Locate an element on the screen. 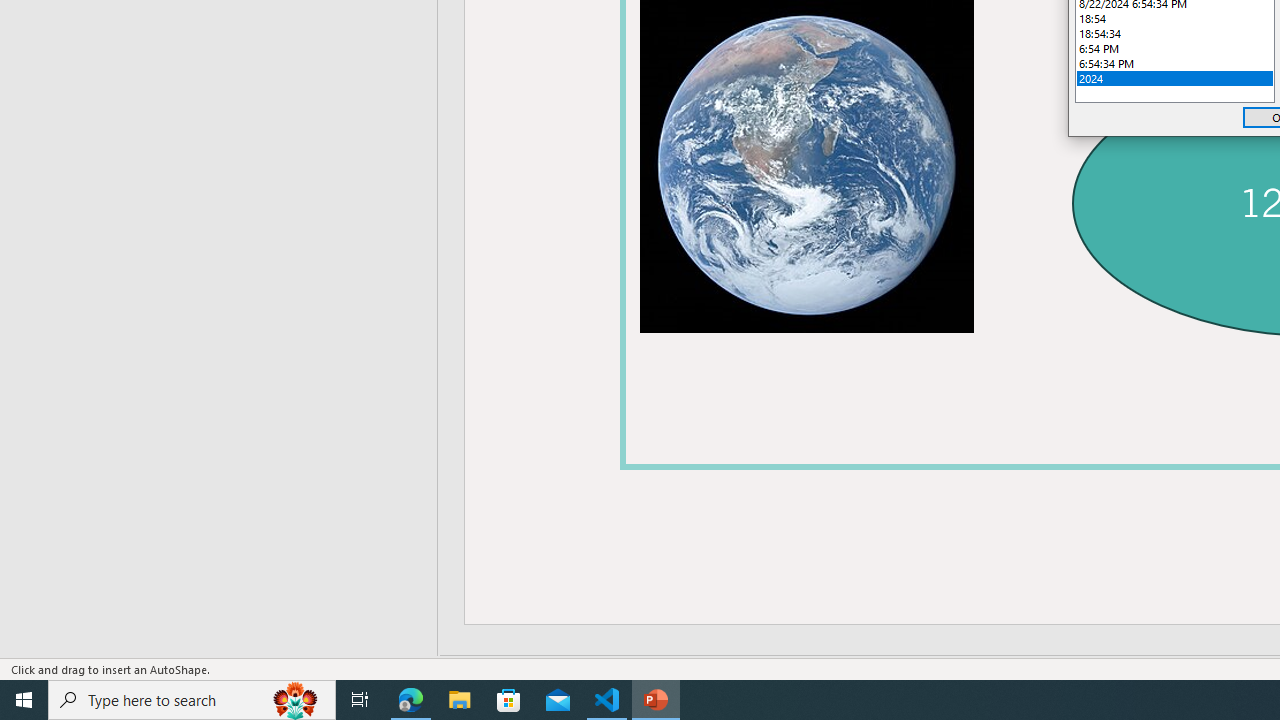  'Task View' is located at coordinates (359, 698).